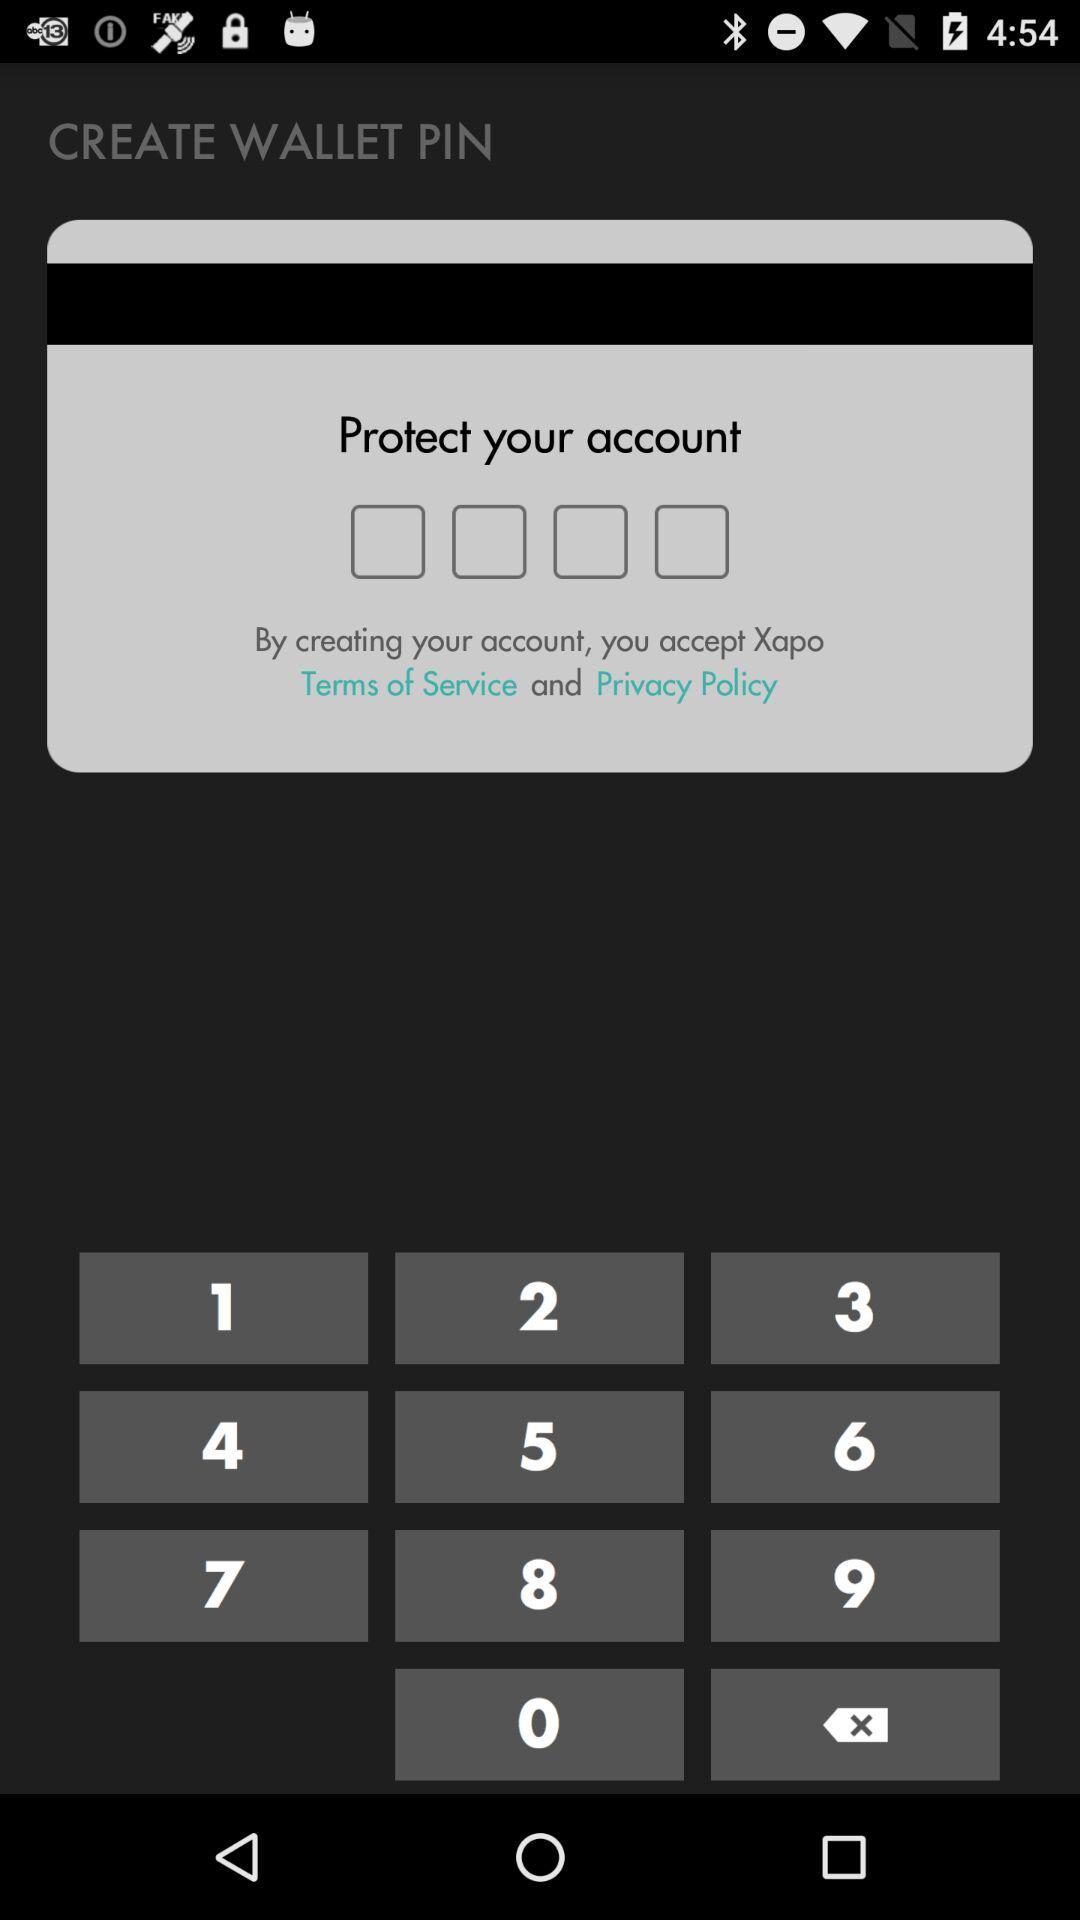 Image resolution: width=1080 pixels, height=1920 pixels. What do you see at coordinates (538, 1723) in the screenshot?
I see `button number 0` at bounding box center [538, 1723].